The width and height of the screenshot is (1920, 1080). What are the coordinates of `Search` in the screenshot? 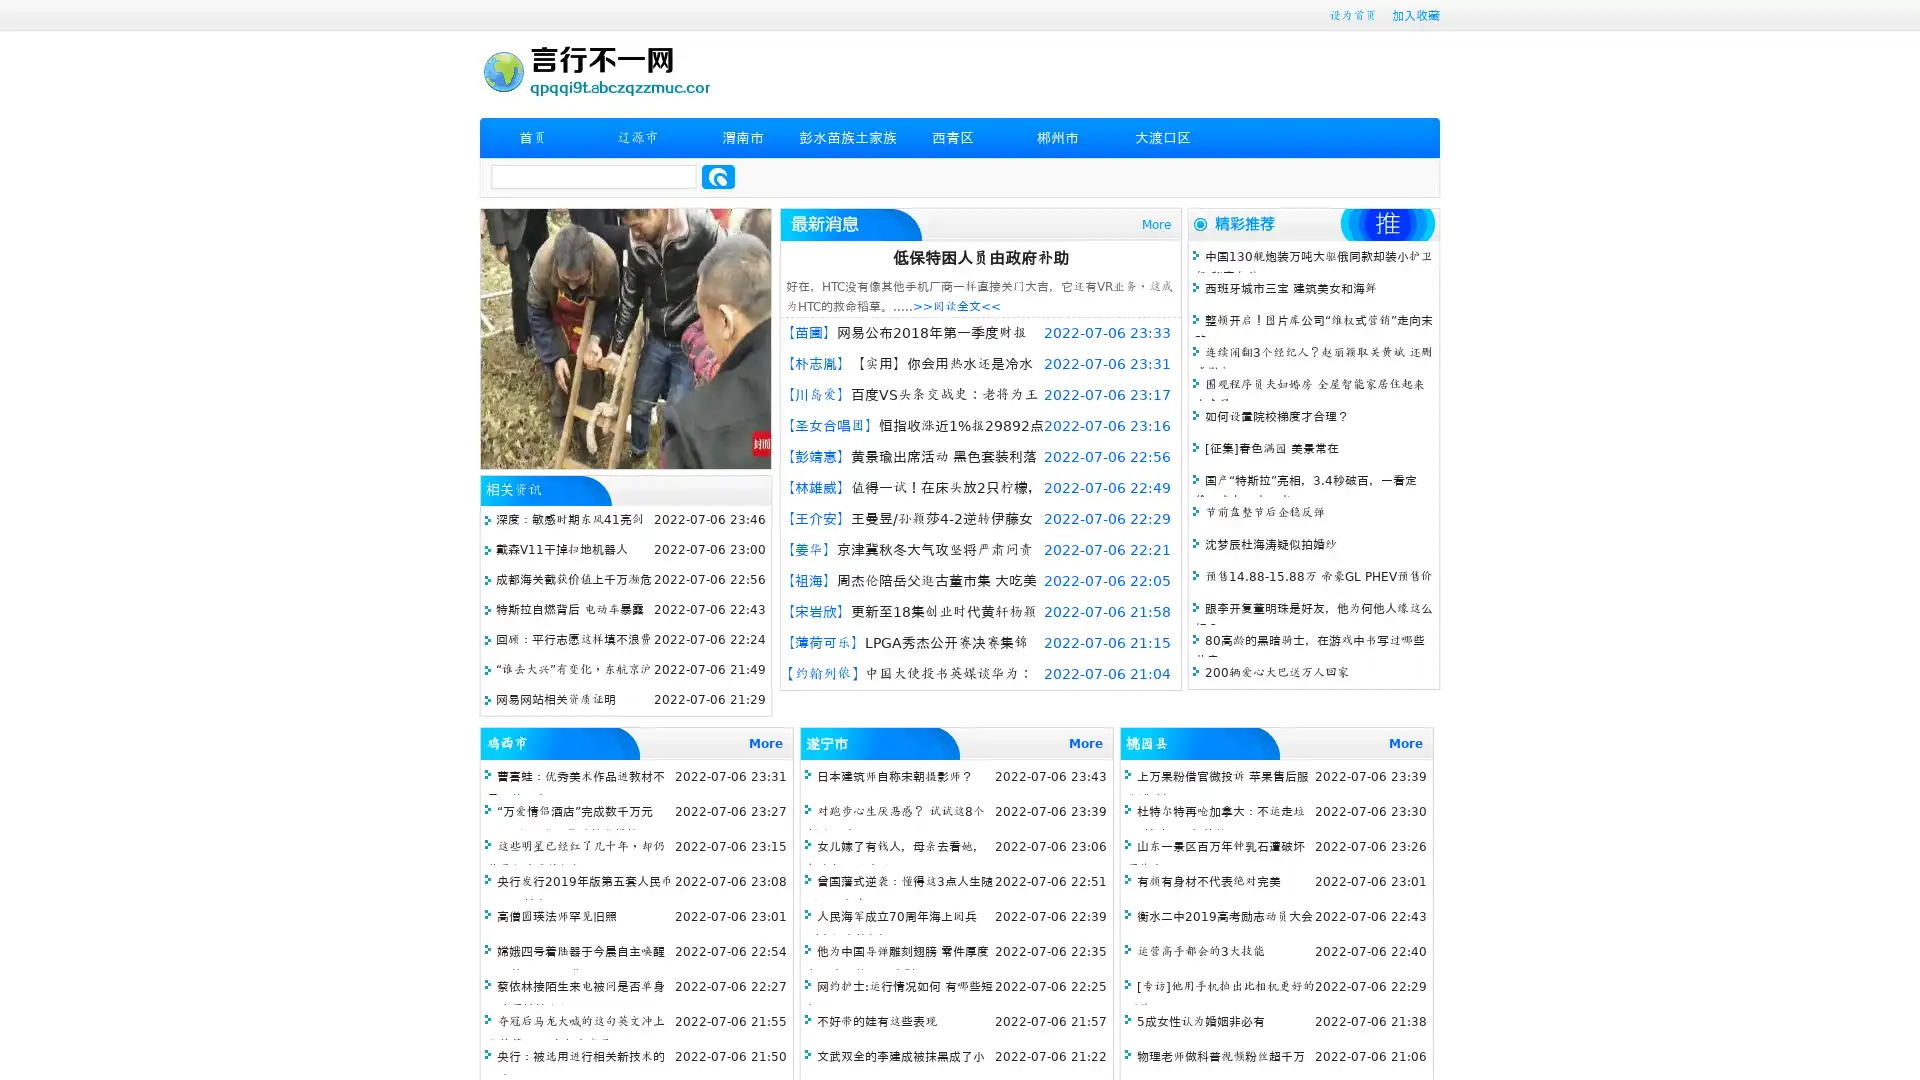 It's located at (718, 176).